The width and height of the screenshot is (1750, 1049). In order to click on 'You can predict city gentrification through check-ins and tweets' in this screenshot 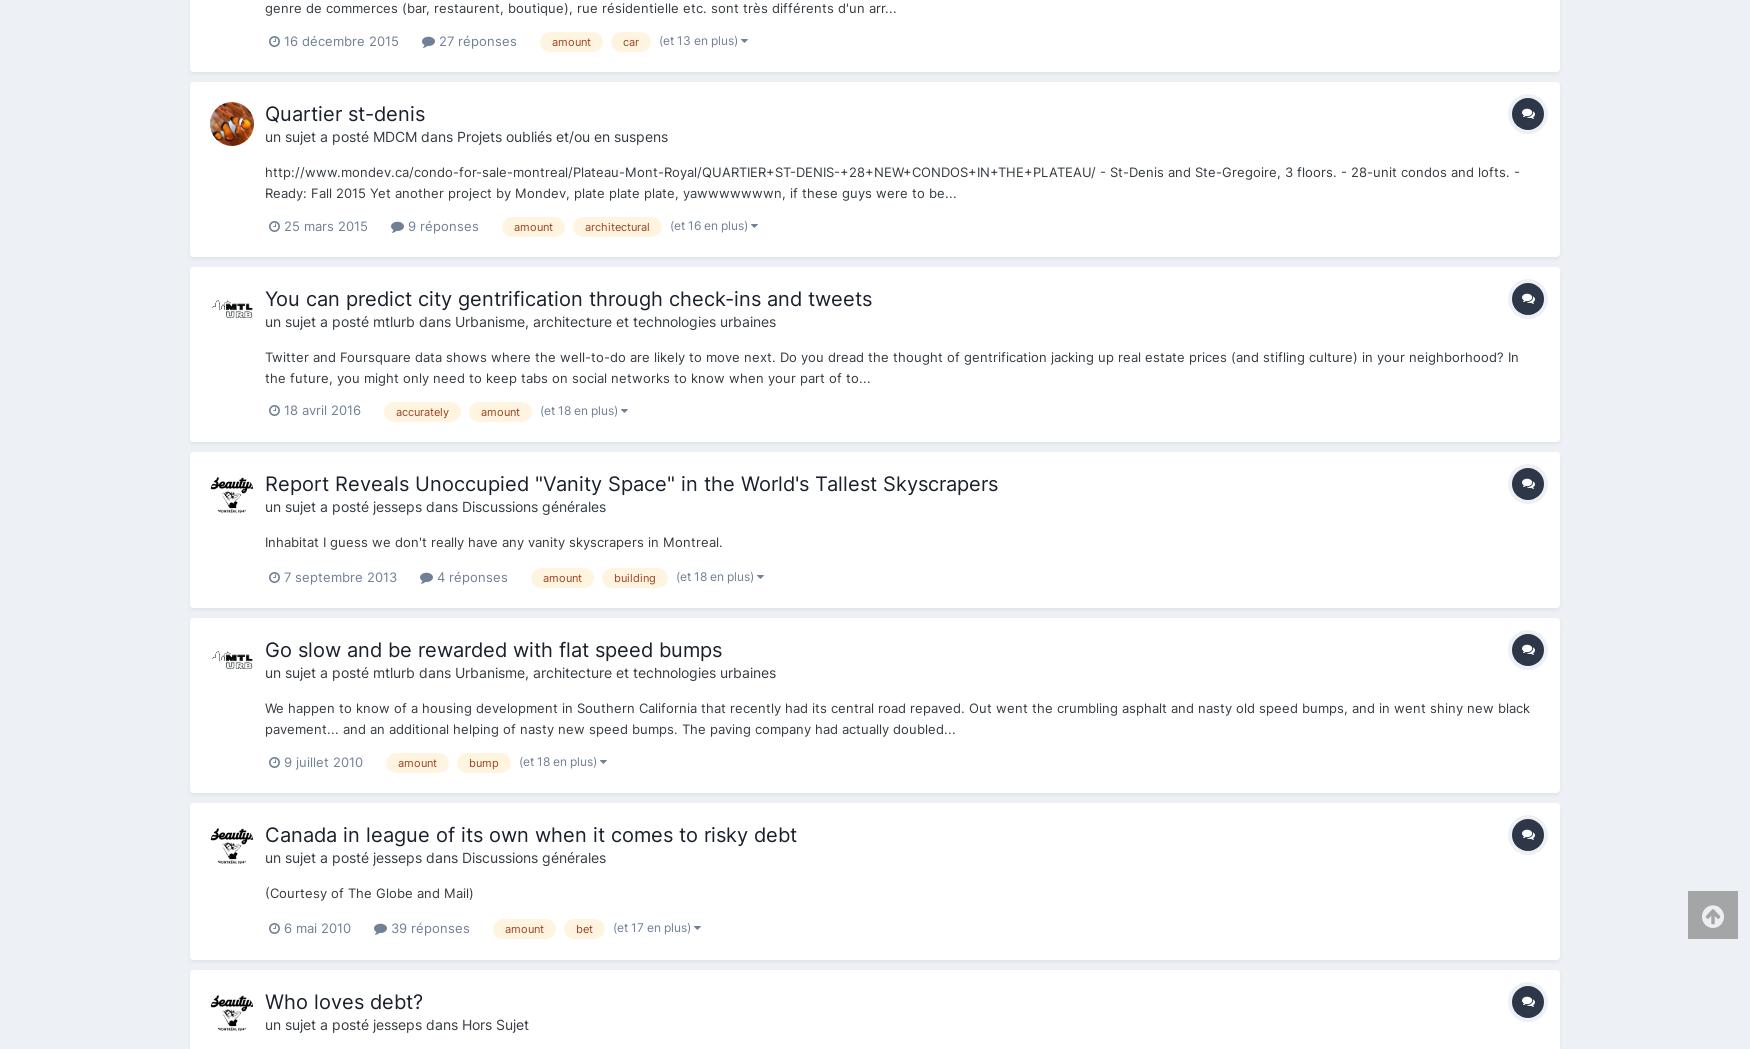, I will do `click(568, 298)`.